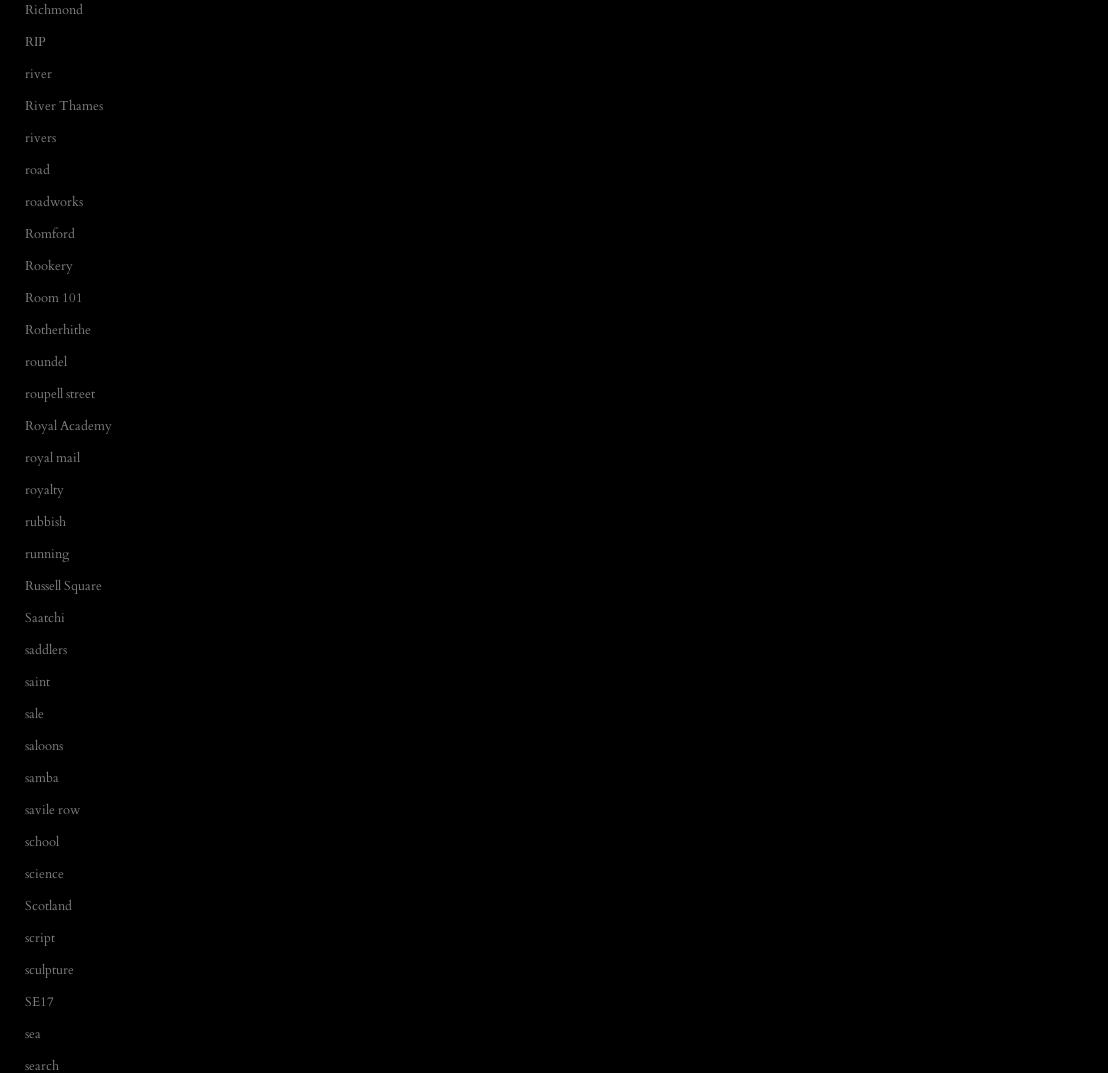 The width and height of the screenshot is (1108, 1073). I want to click on 'RIP', so click(35, 39).